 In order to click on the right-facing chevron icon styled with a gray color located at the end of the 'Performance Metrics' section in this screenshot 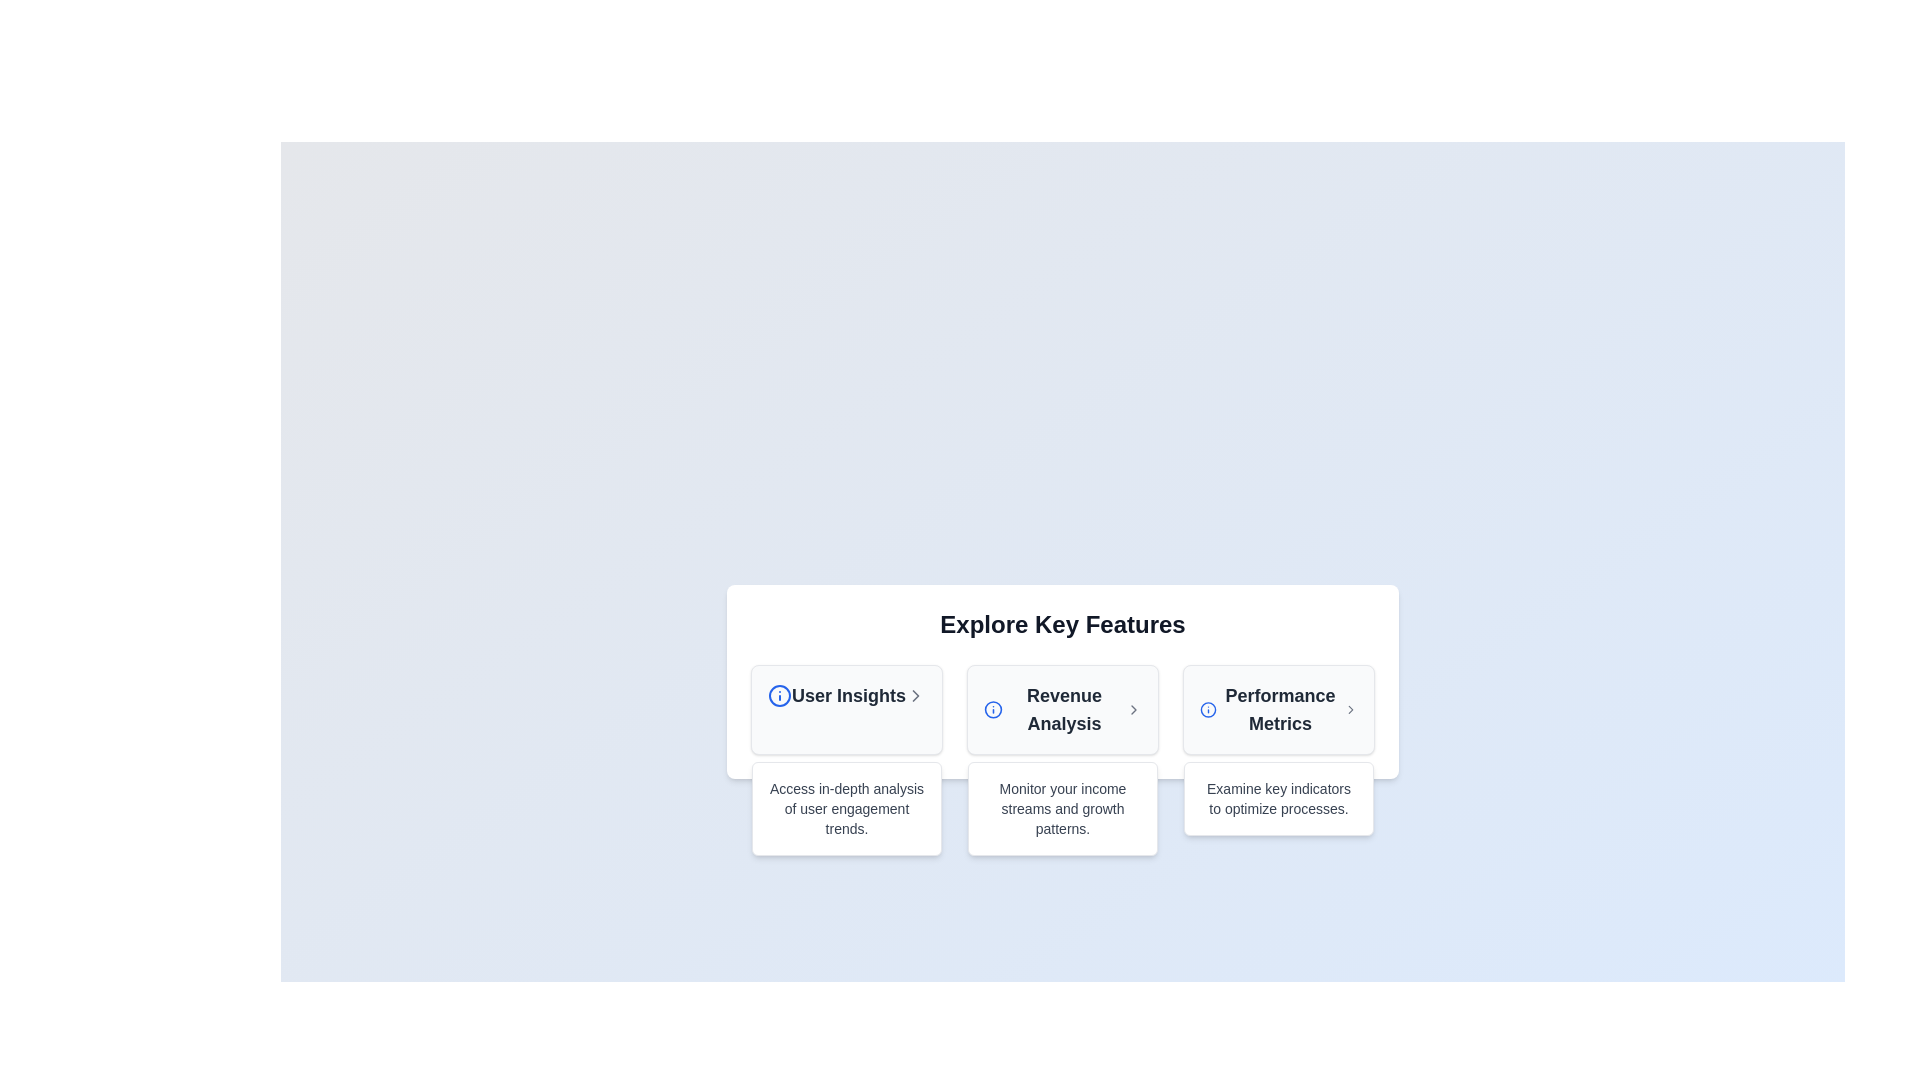, I will do `click(1350, 708)`.